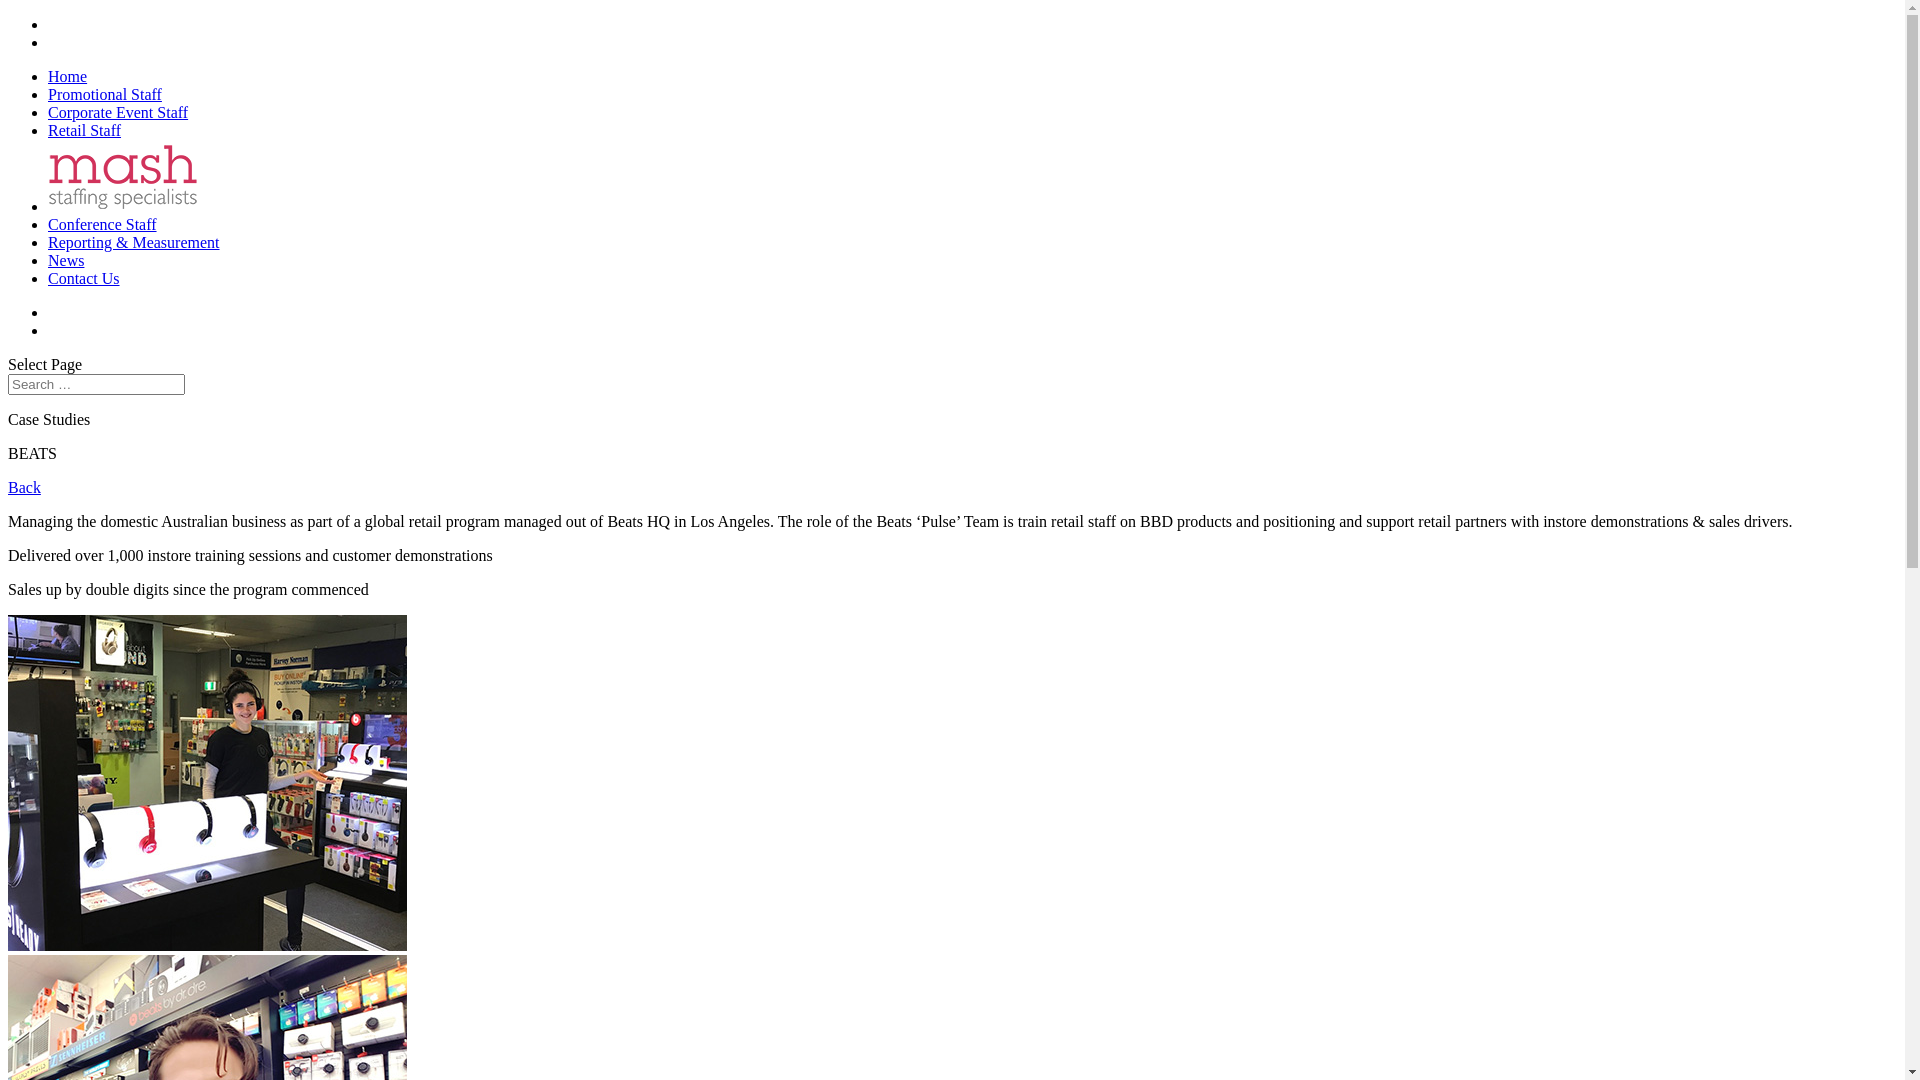  What do you see at coordinates (48, 259) in the screenshot?
I see `'News'` at bounding box center [48, 259].